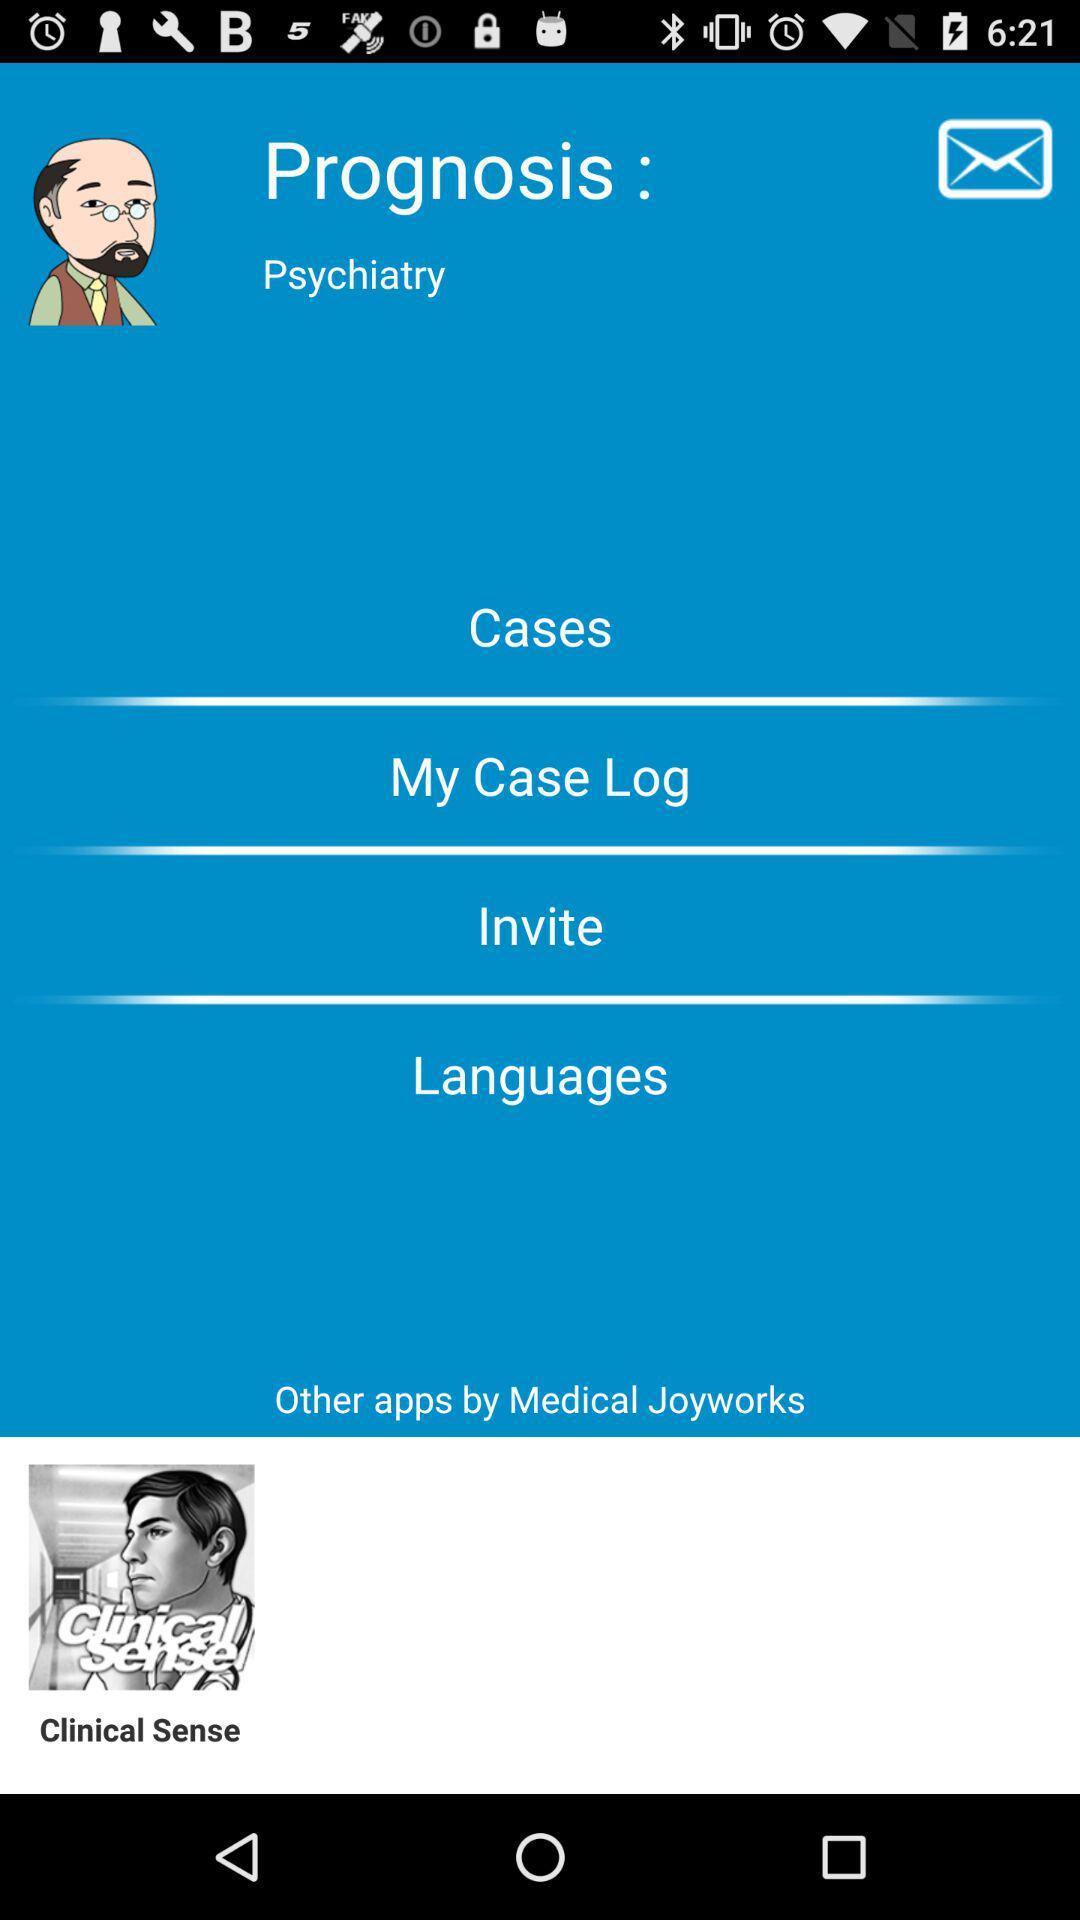 Image resolution: width=1080 pixels, height=1920 pixels. I want to click on the invite button, so click(540, 923).